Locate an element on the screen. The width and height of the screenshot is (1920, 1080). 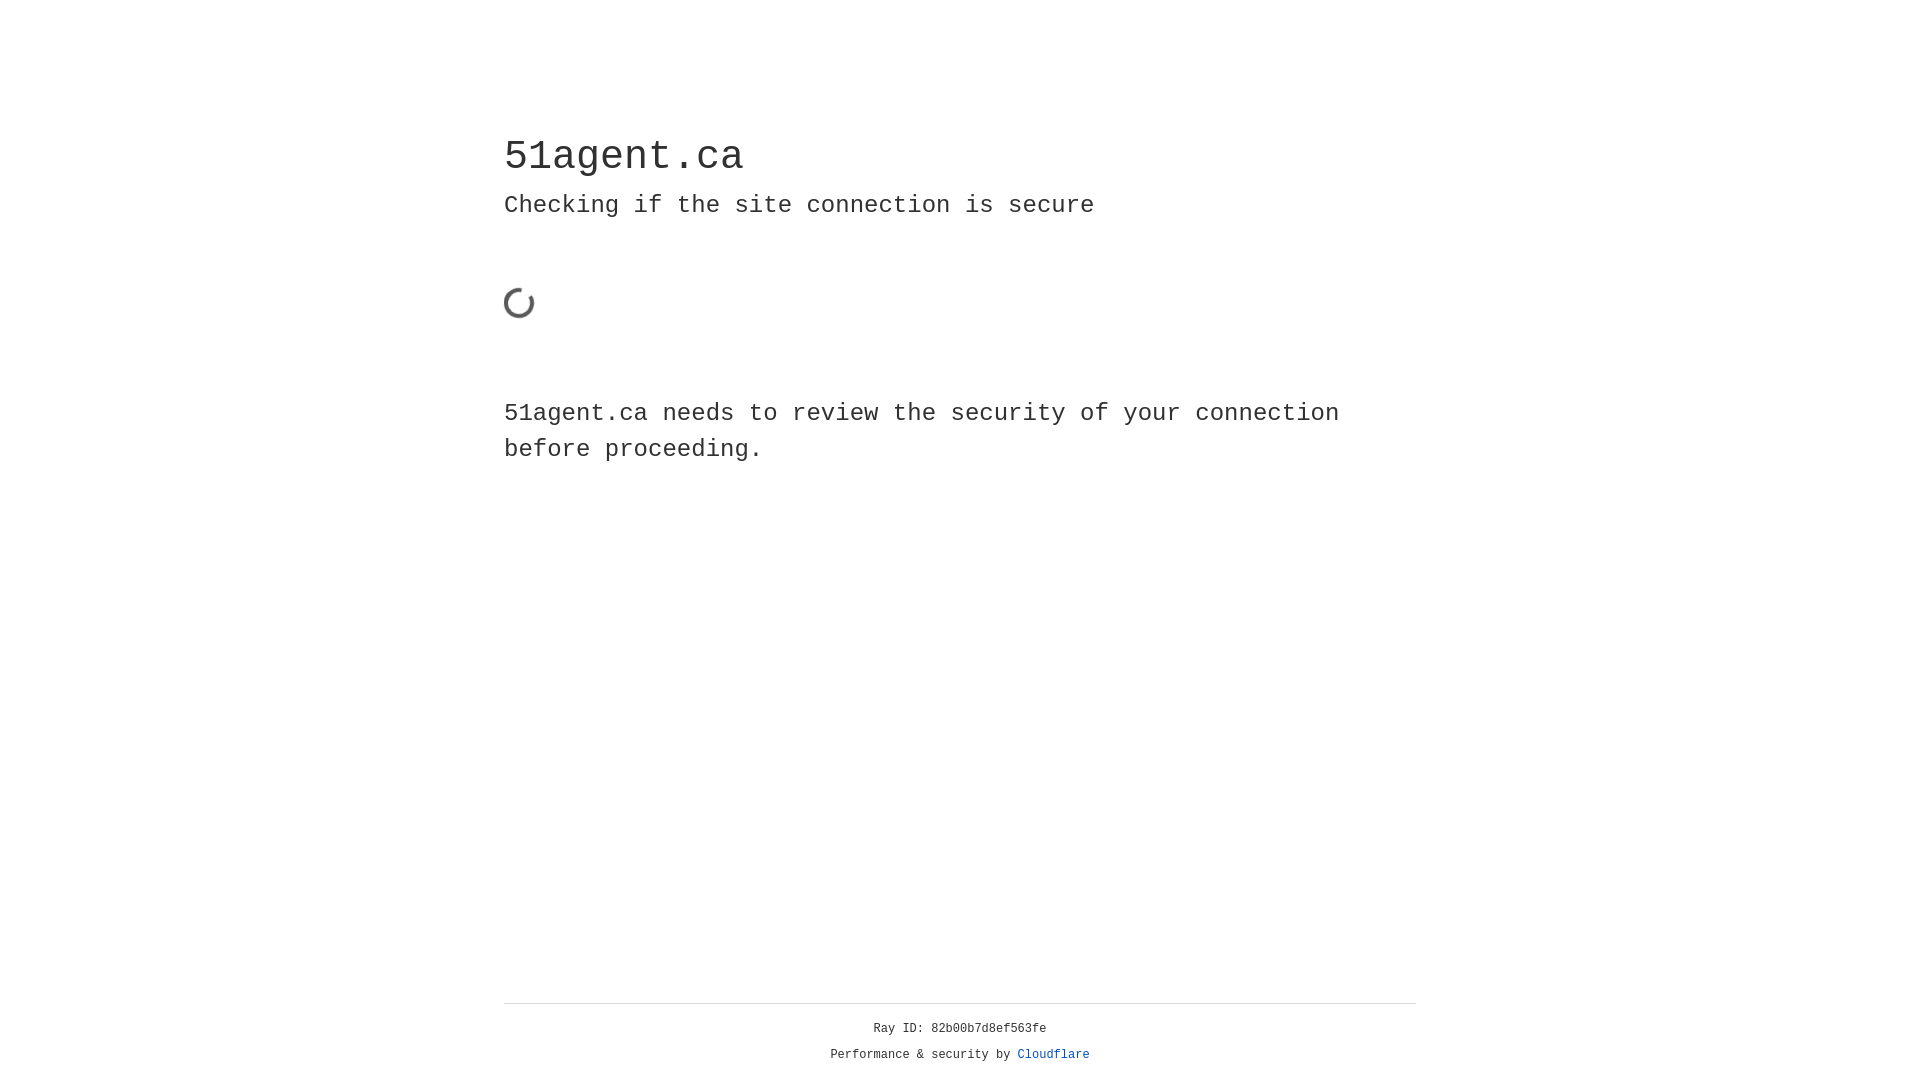
'Cloudflare' is located at coordinates (1017, 1054).